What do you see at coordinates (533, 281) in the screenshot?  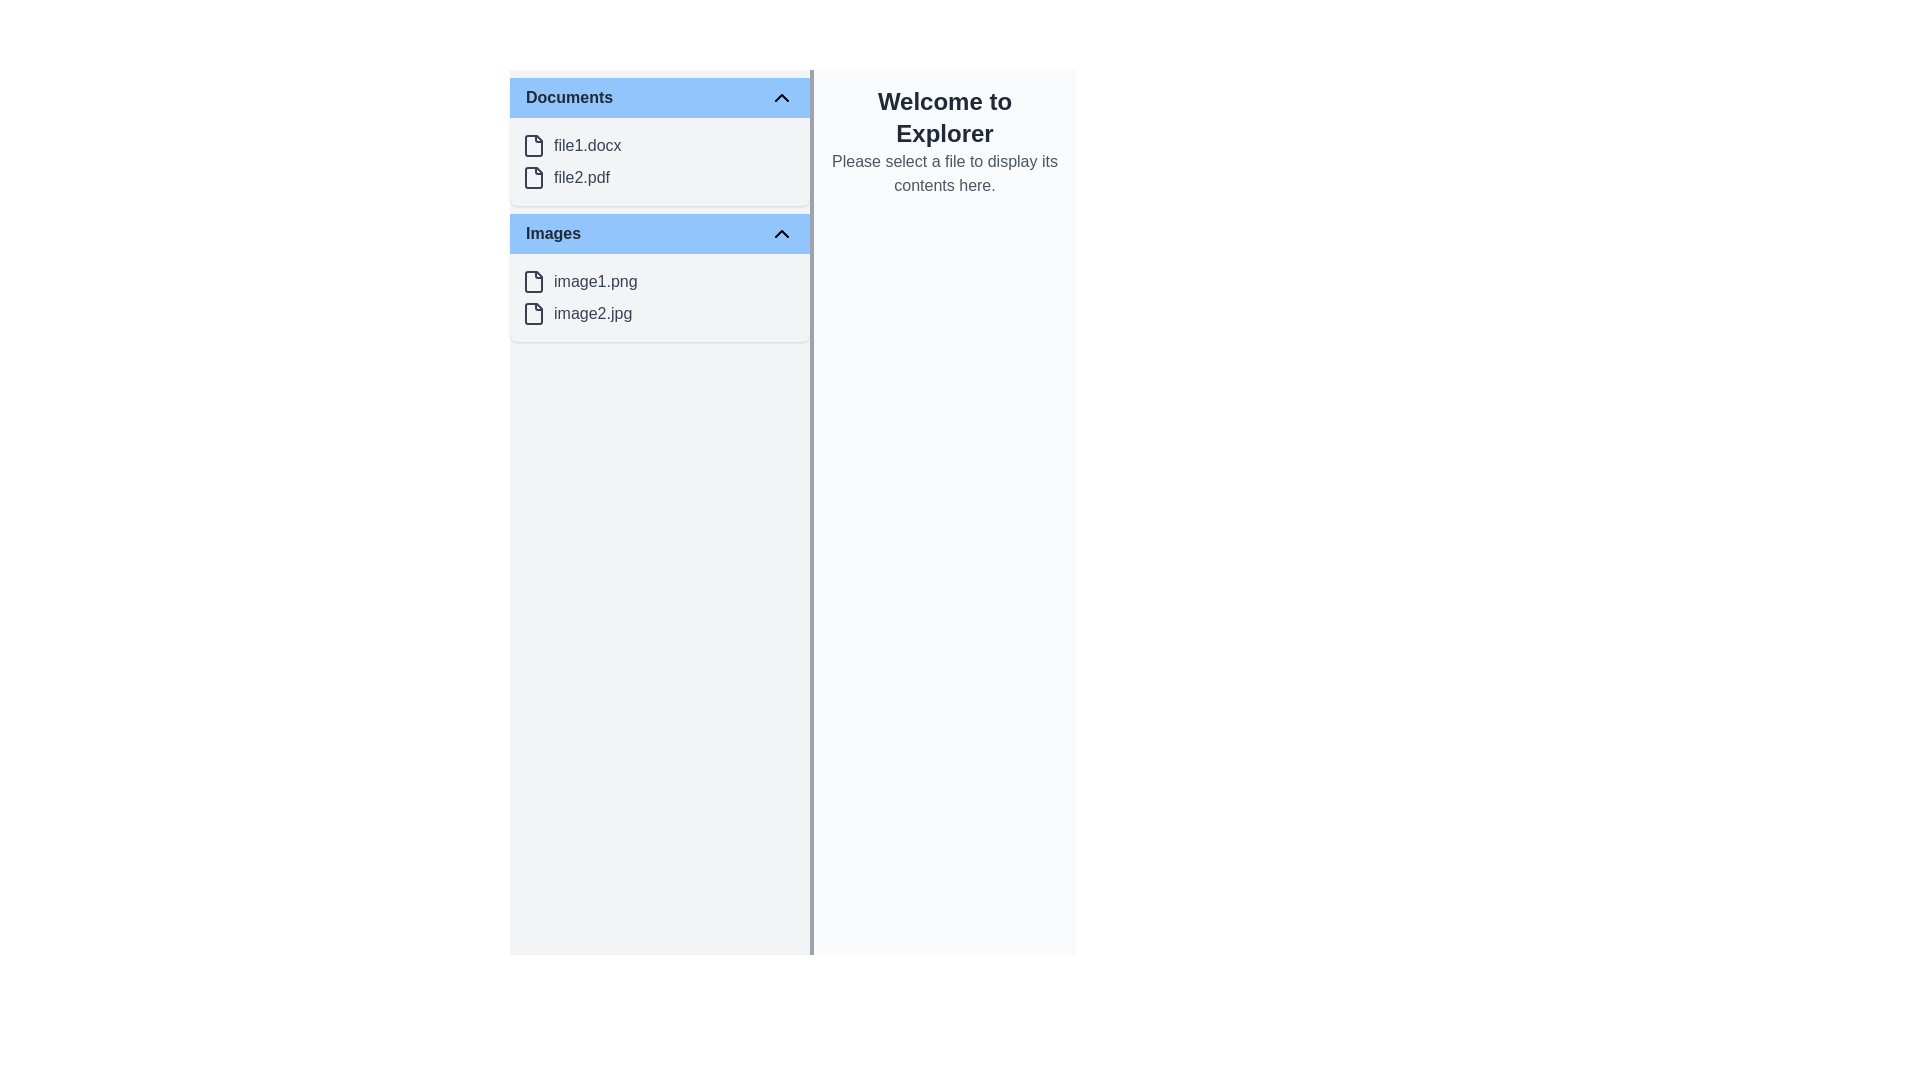 I see `the SVG icon representing a file symbol located in the 'Images' section of the sidebar` at bounding box center [533, 281].